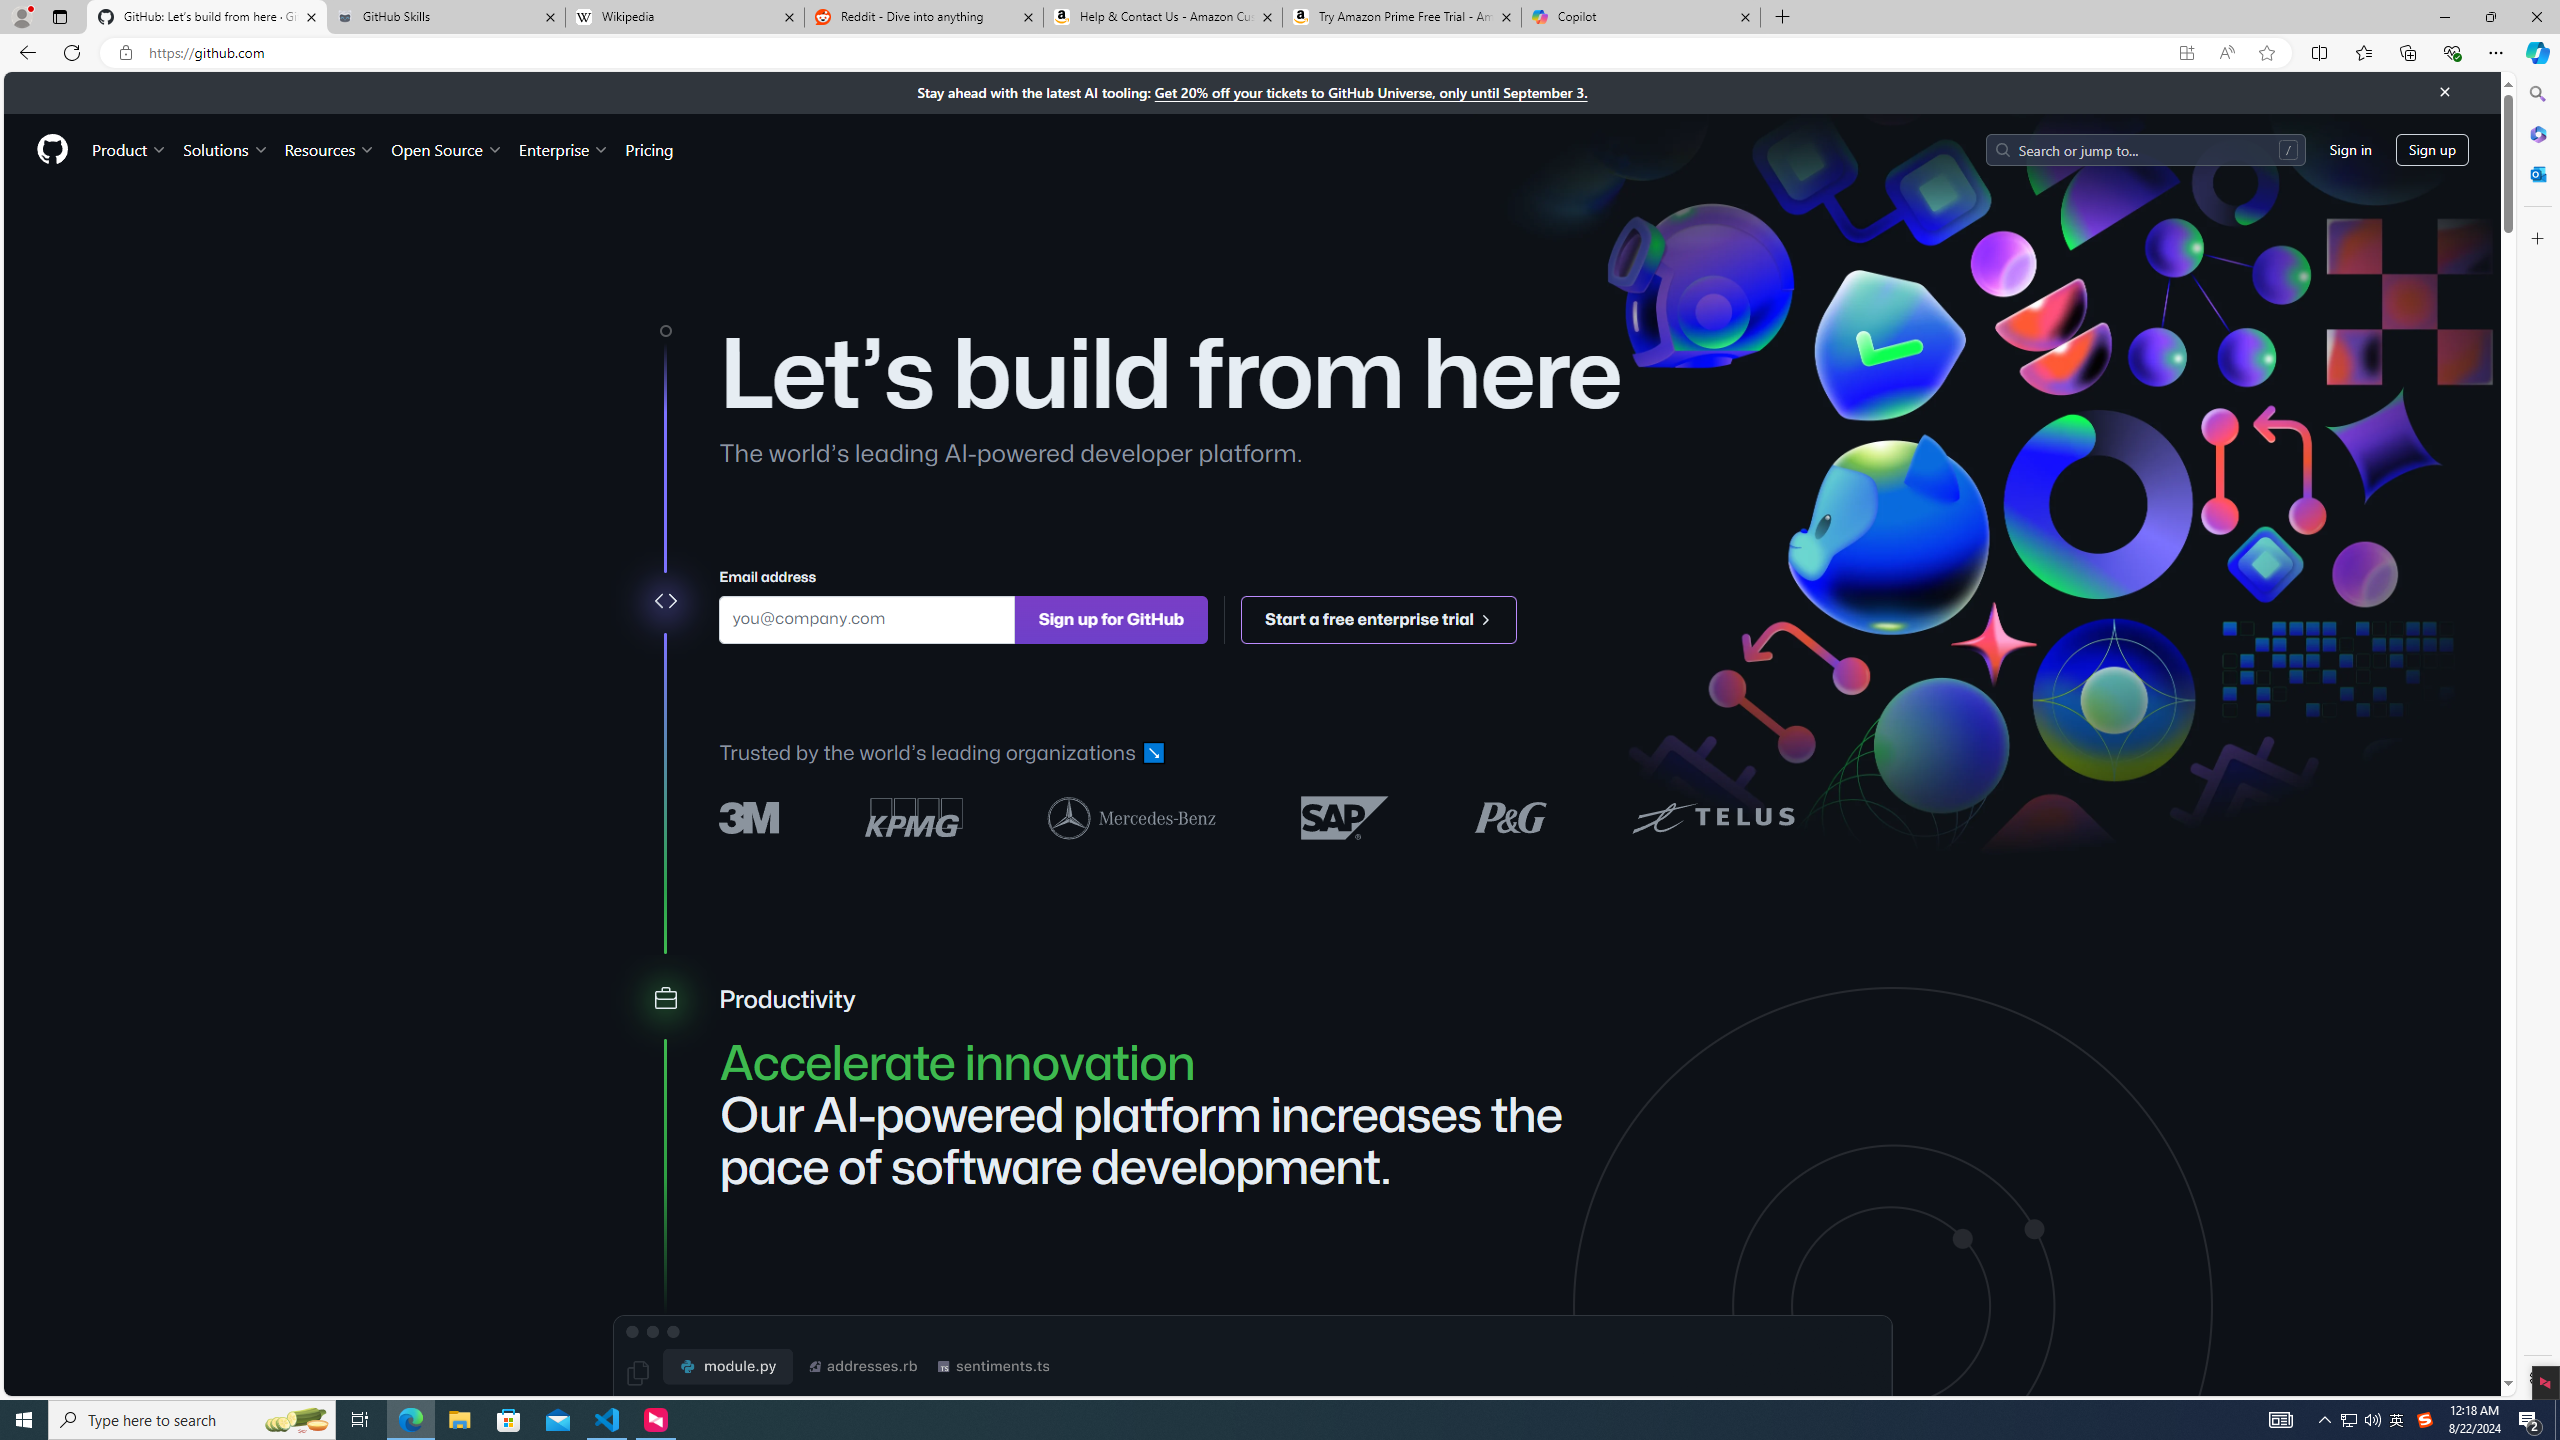  Describe the element at coordinates (330, 149) in the screenshot. I see `'Resources'` at that location.